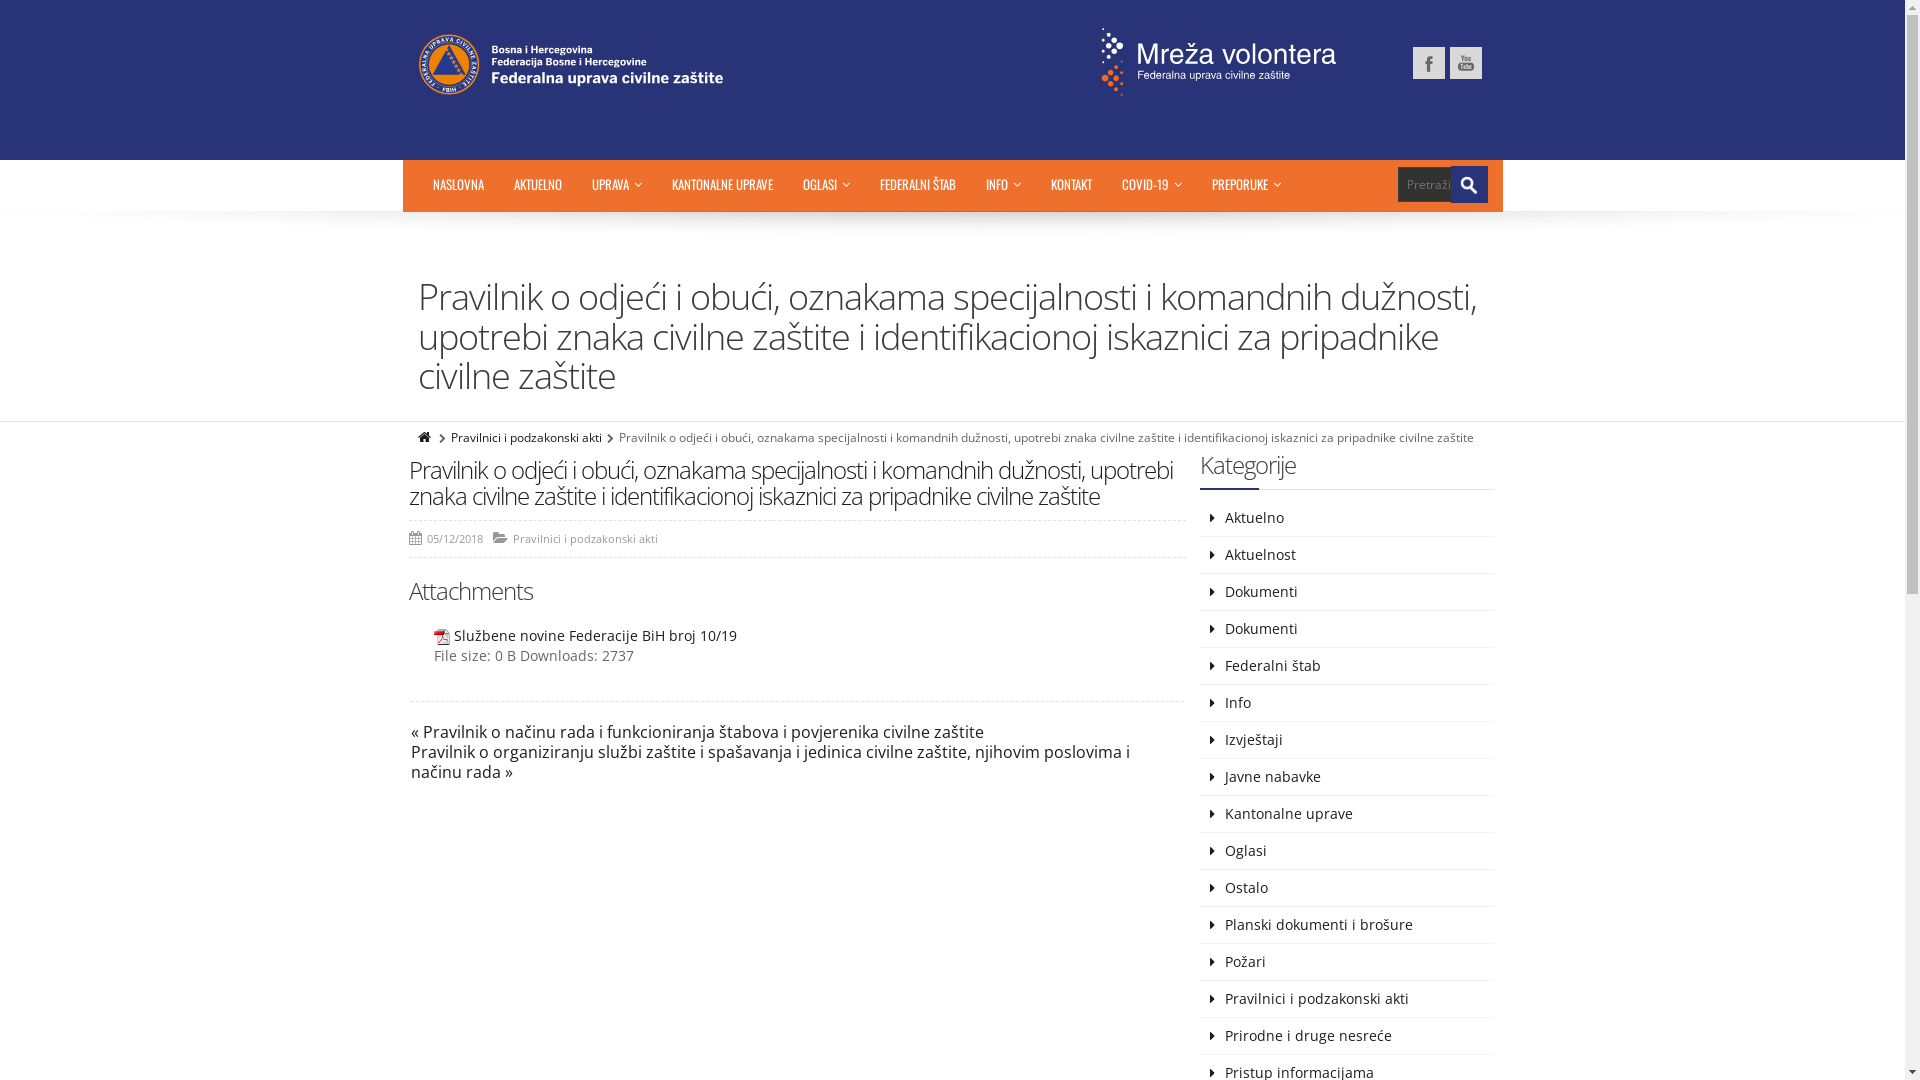  Describe the element at coordinates (1347, 555) in the screenshot. I see `'Aktuelnost'` at that location.